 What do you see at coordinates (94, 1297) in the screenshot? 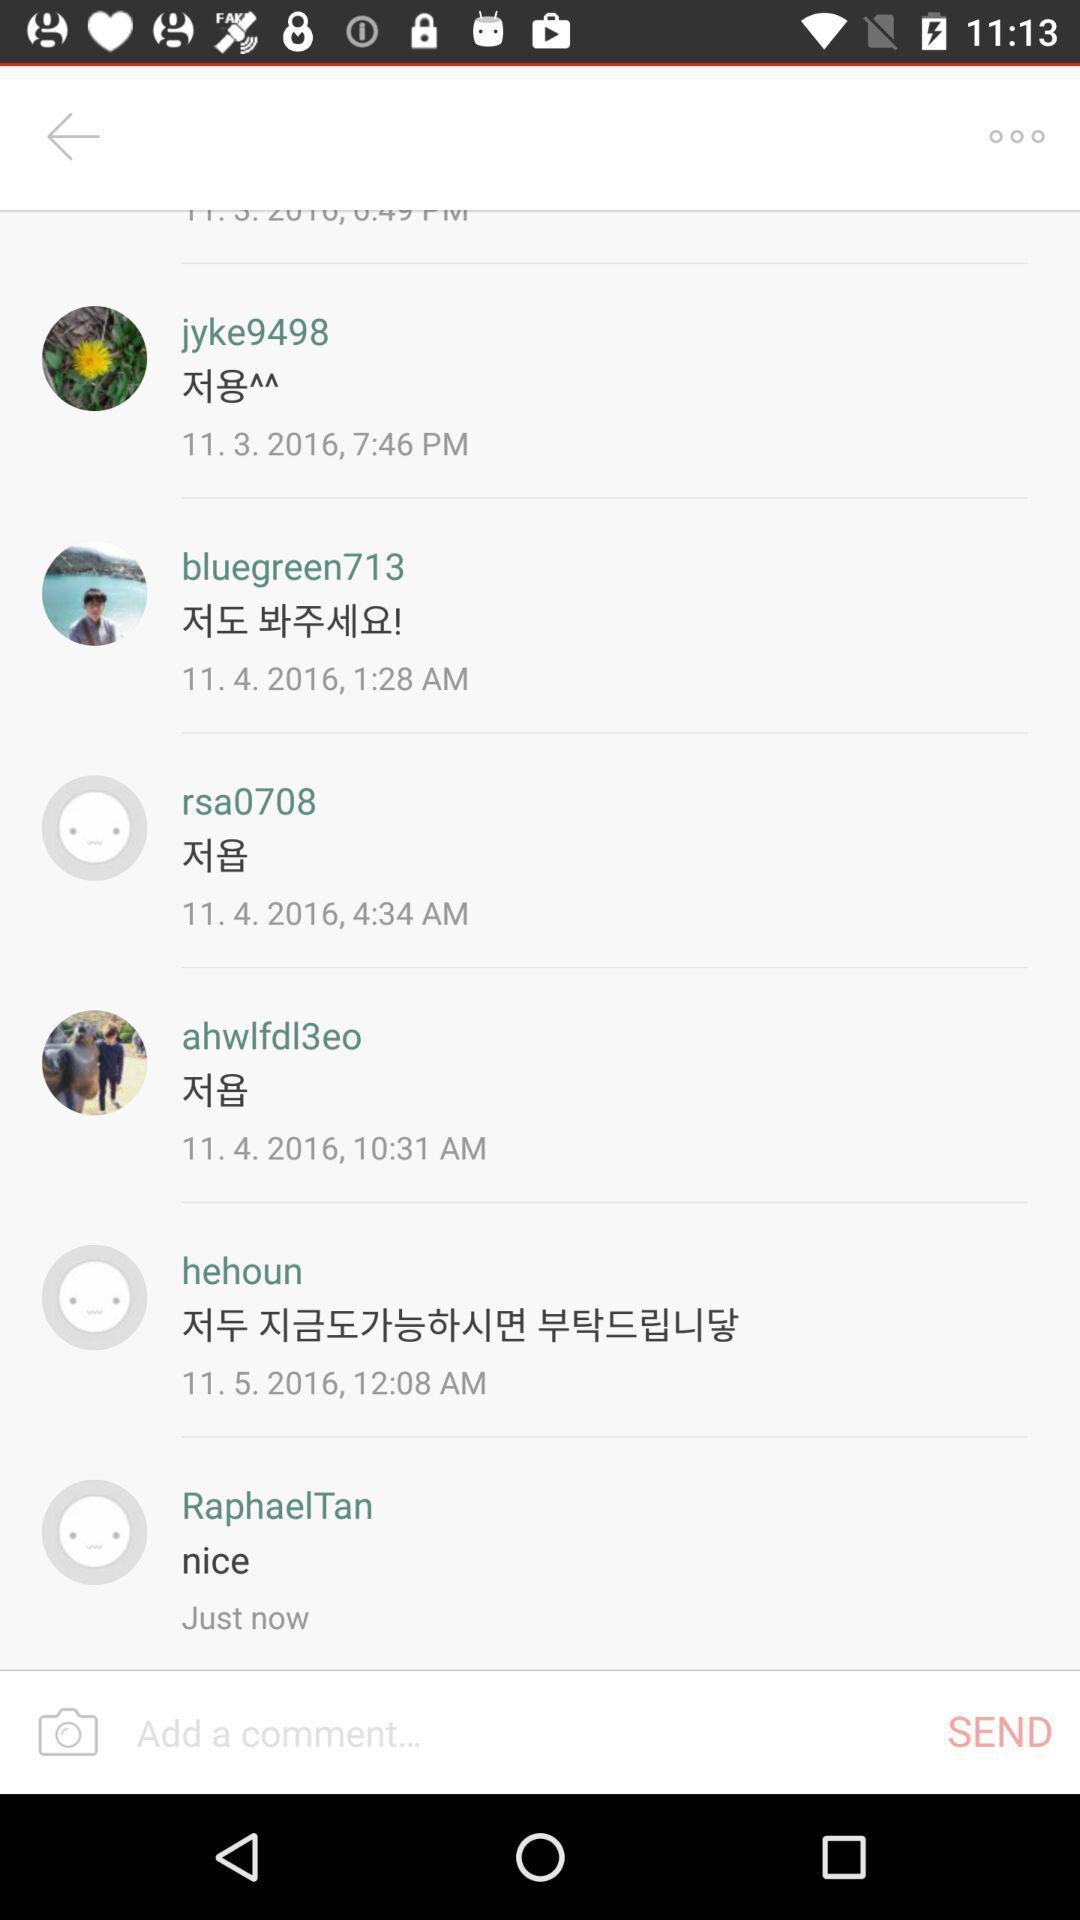
I see `click on the profile` at bounding box center [94, 1297].